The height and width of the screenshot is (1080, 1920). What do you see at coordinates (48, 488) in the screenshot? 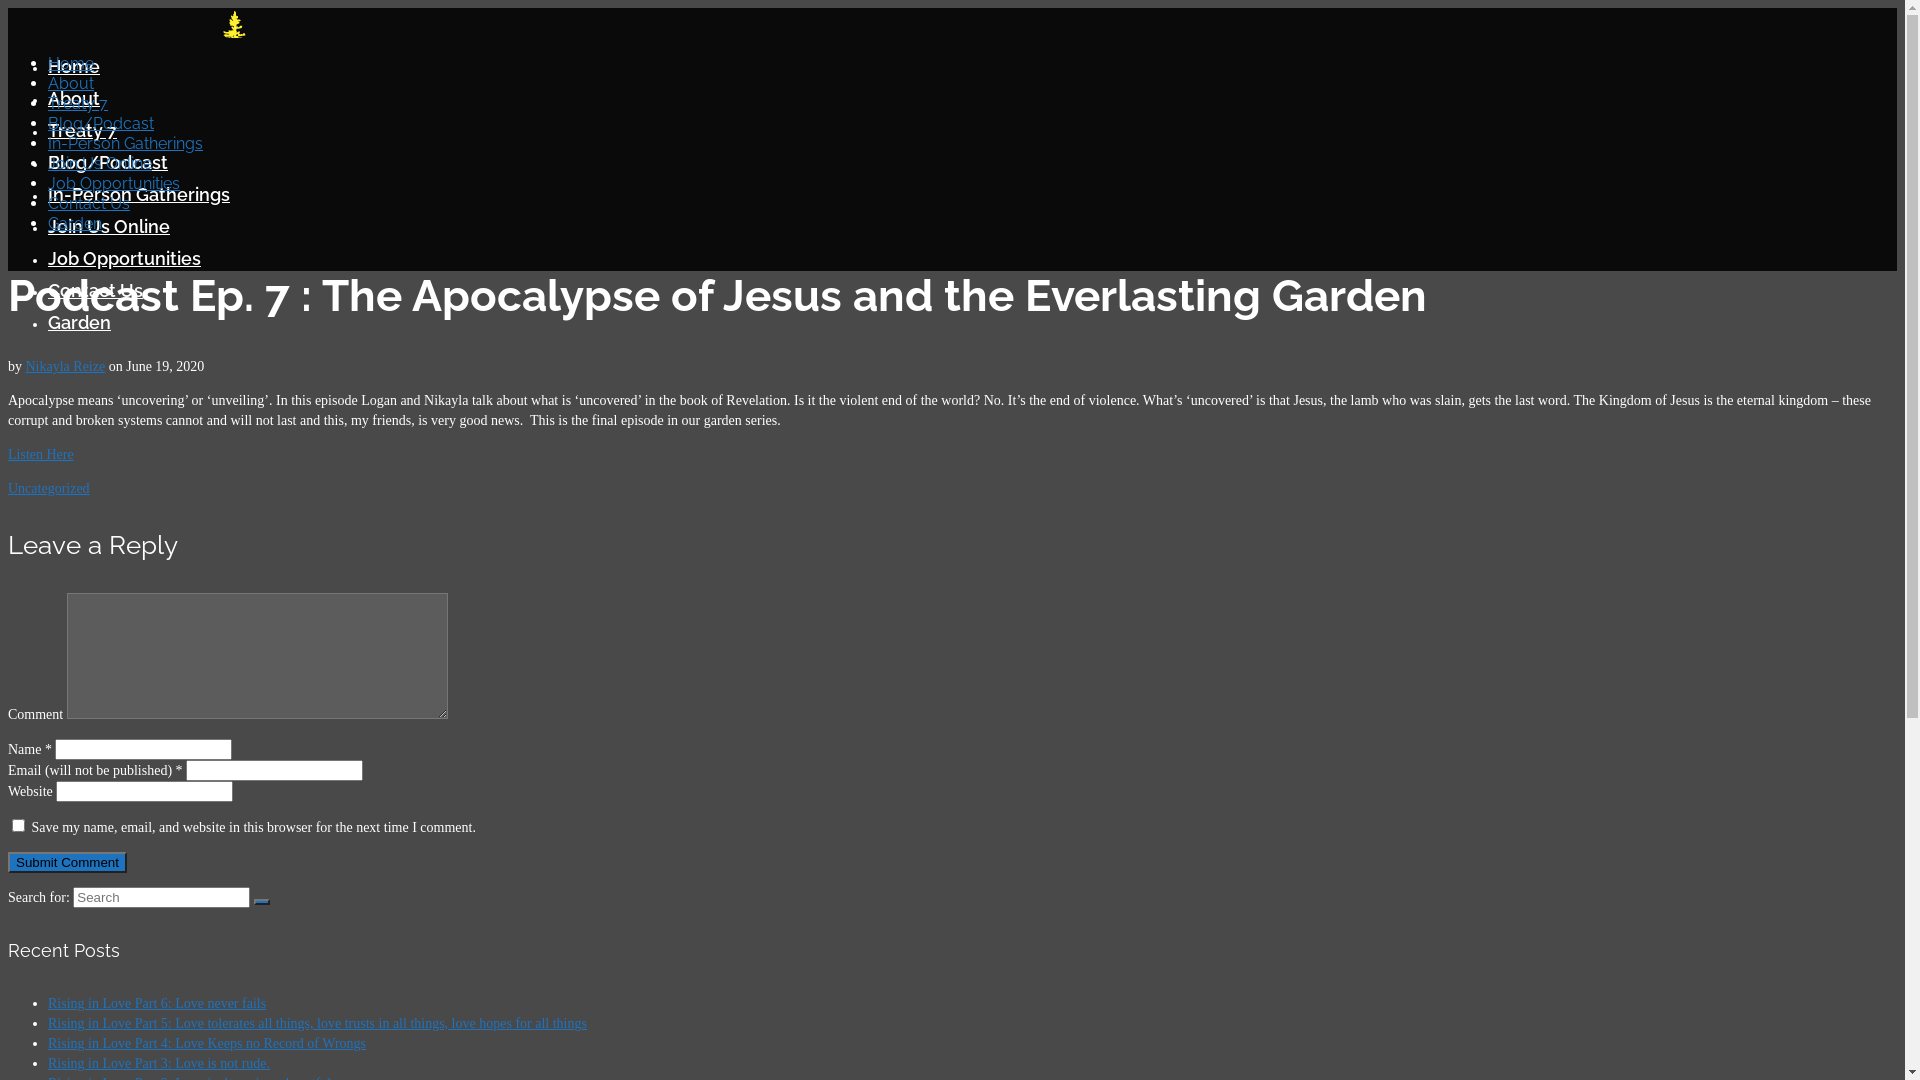
I see `'Uncategorized'` at bounding box center [48, 488].